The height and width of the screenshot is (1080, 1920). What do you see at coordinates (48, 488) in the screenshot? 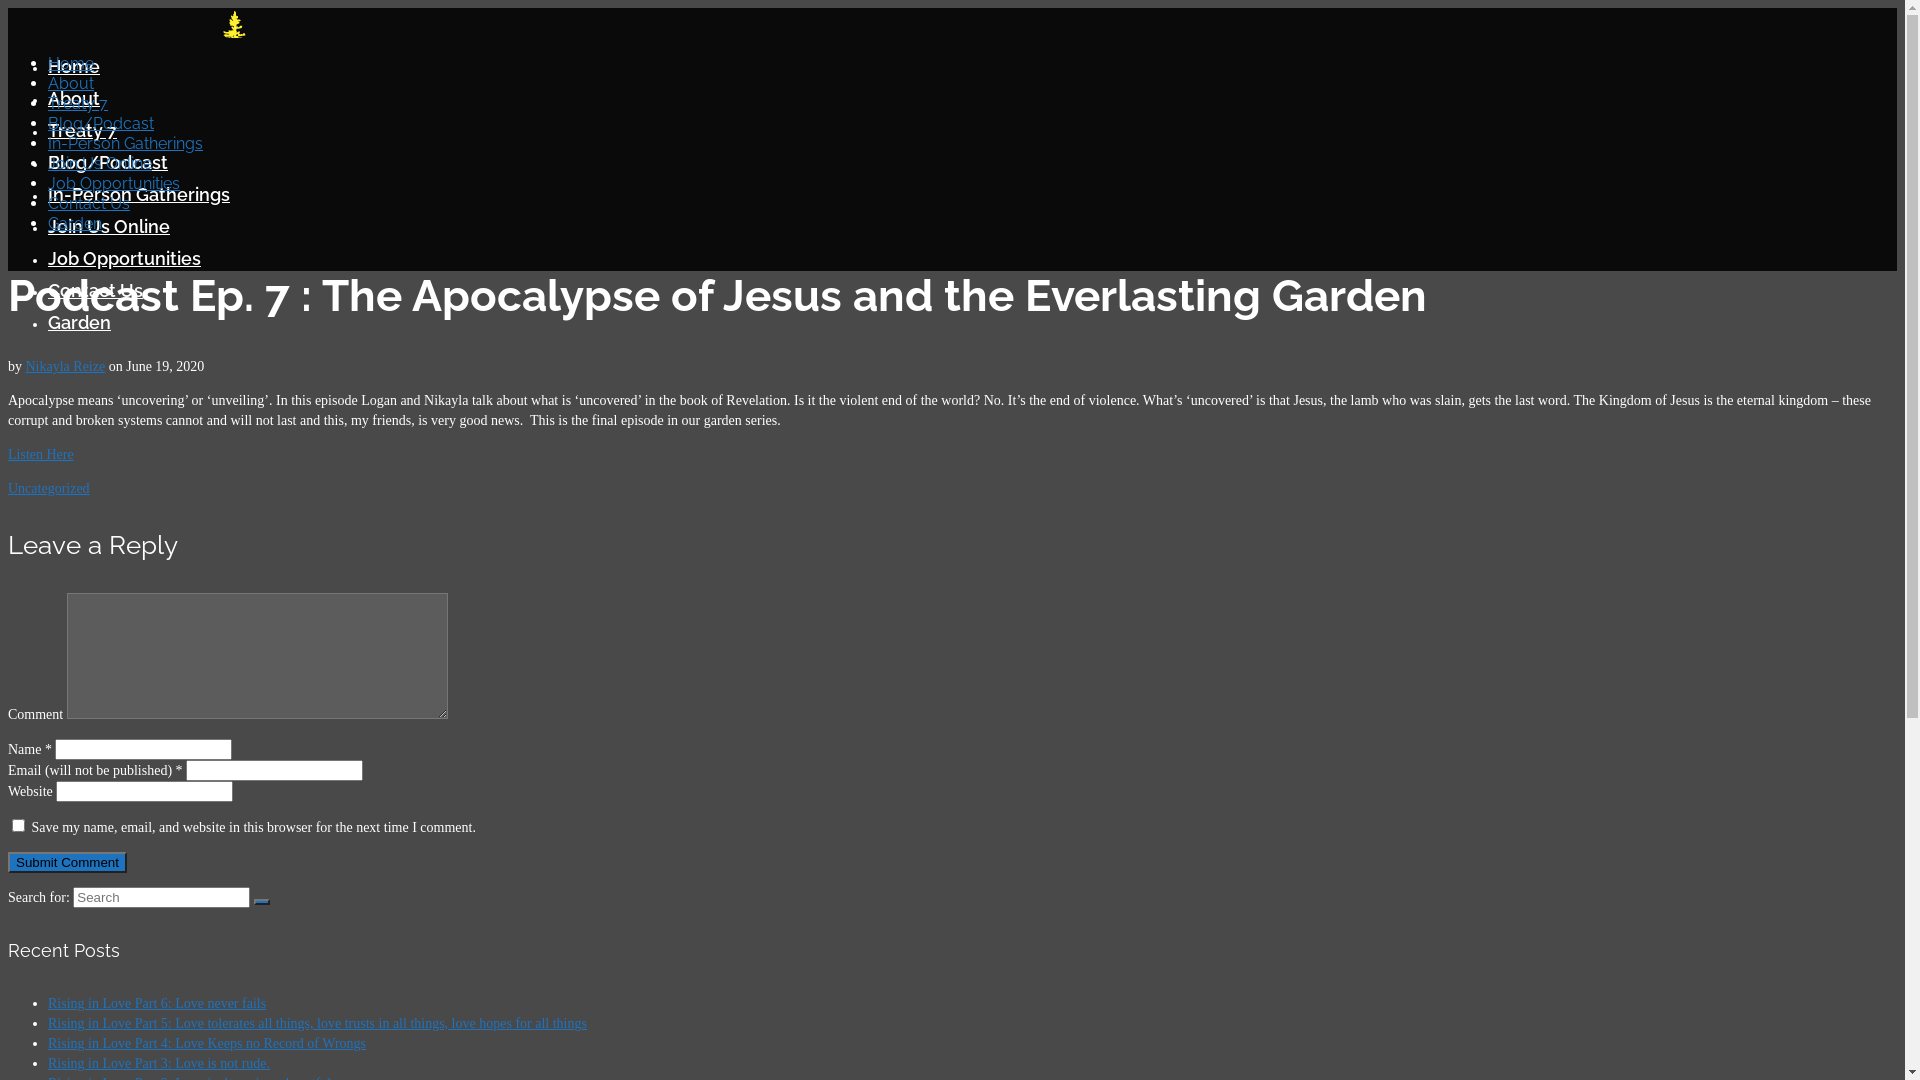
I see `'Uncategorized'` at bounding box center [48, 488].